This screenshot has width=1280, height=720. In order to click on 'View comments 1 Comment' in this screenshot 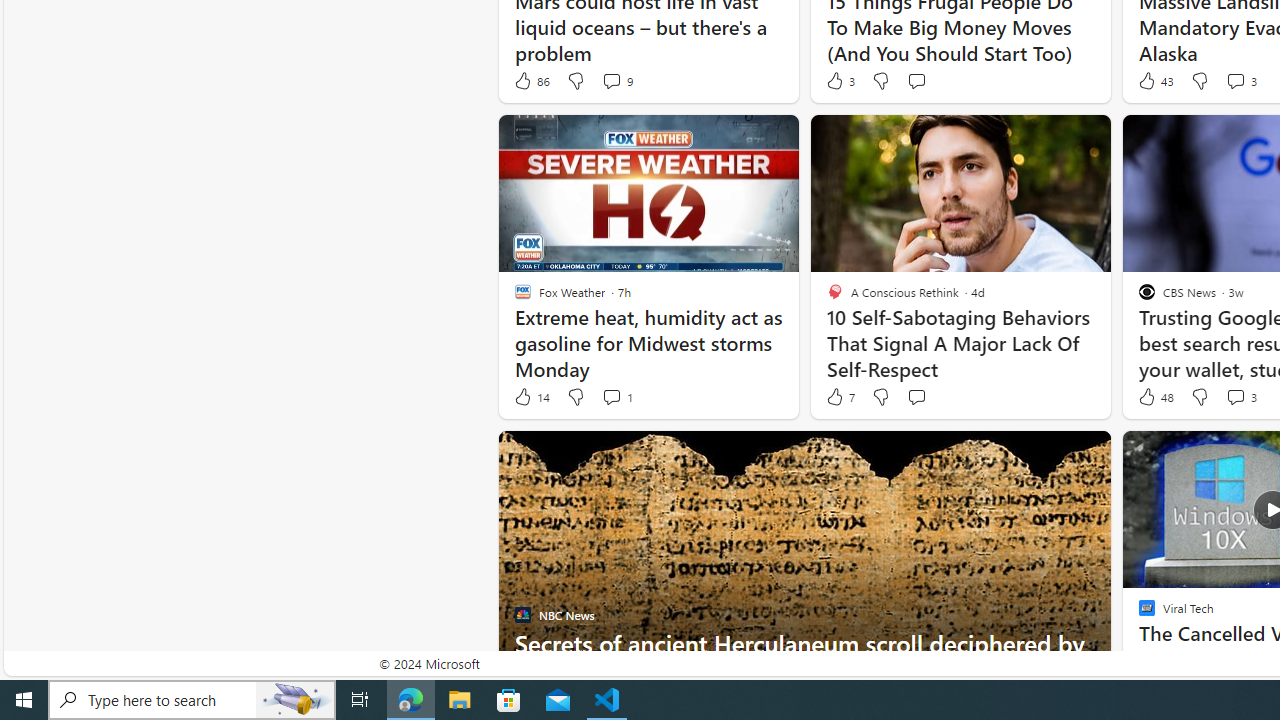, I will do `click(610, 397)`.